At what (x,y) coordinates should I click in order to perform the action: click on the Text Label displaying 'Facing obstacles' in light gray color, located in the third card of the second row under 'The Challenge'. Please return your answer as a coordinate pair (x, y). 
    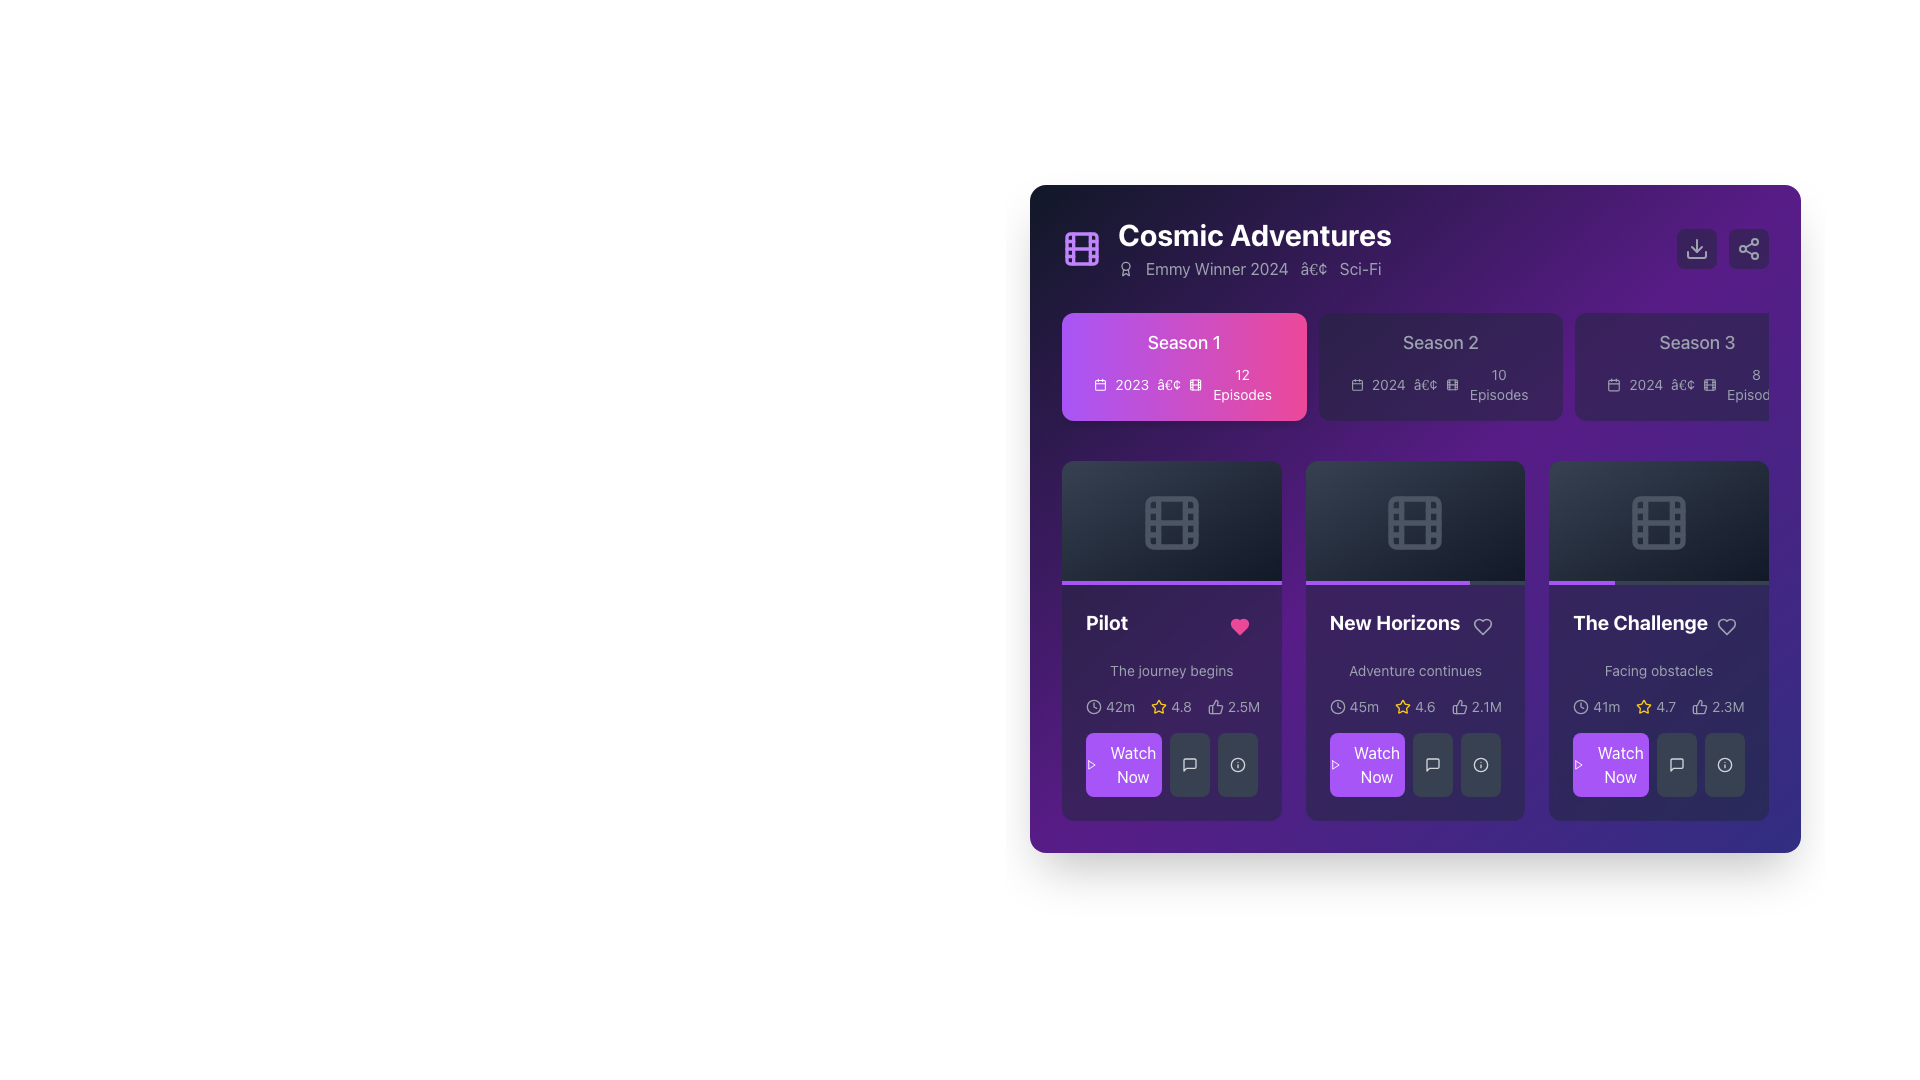
    Looking at the image, I should click on (1659, 670).